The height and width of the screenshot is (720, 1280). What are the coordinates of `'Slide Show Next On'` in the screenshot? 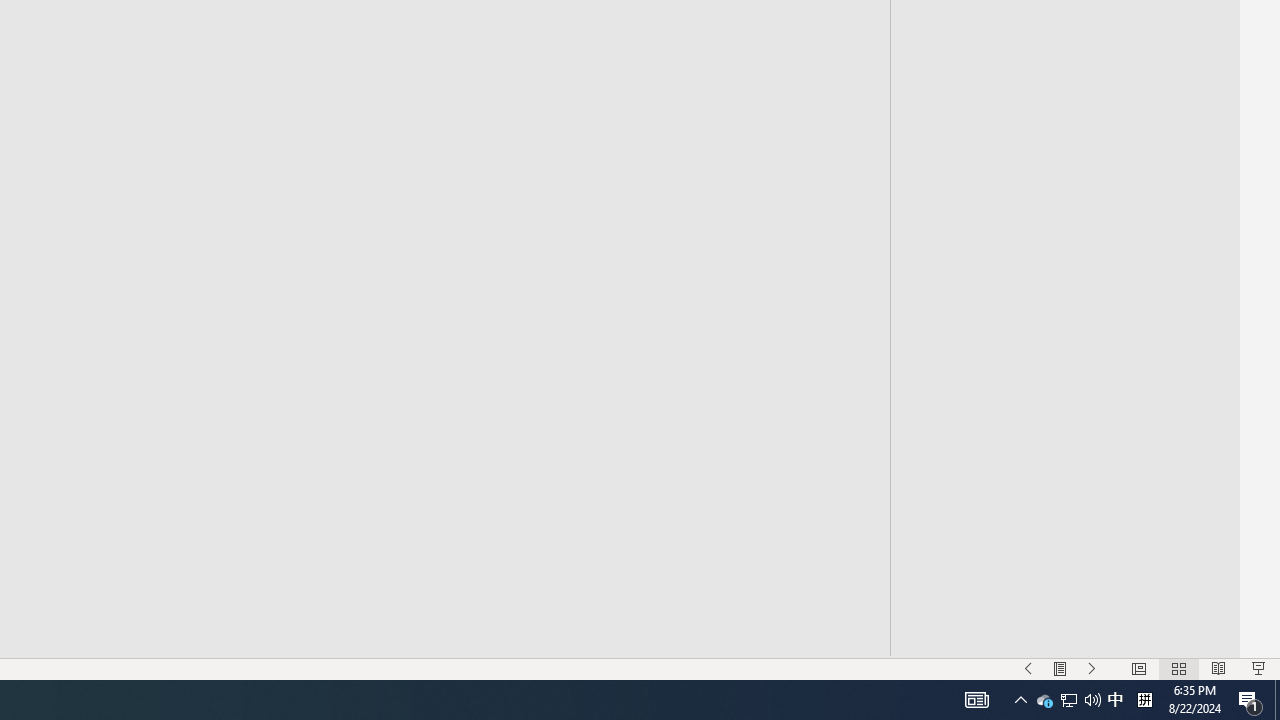 It's located at (1091, 669).